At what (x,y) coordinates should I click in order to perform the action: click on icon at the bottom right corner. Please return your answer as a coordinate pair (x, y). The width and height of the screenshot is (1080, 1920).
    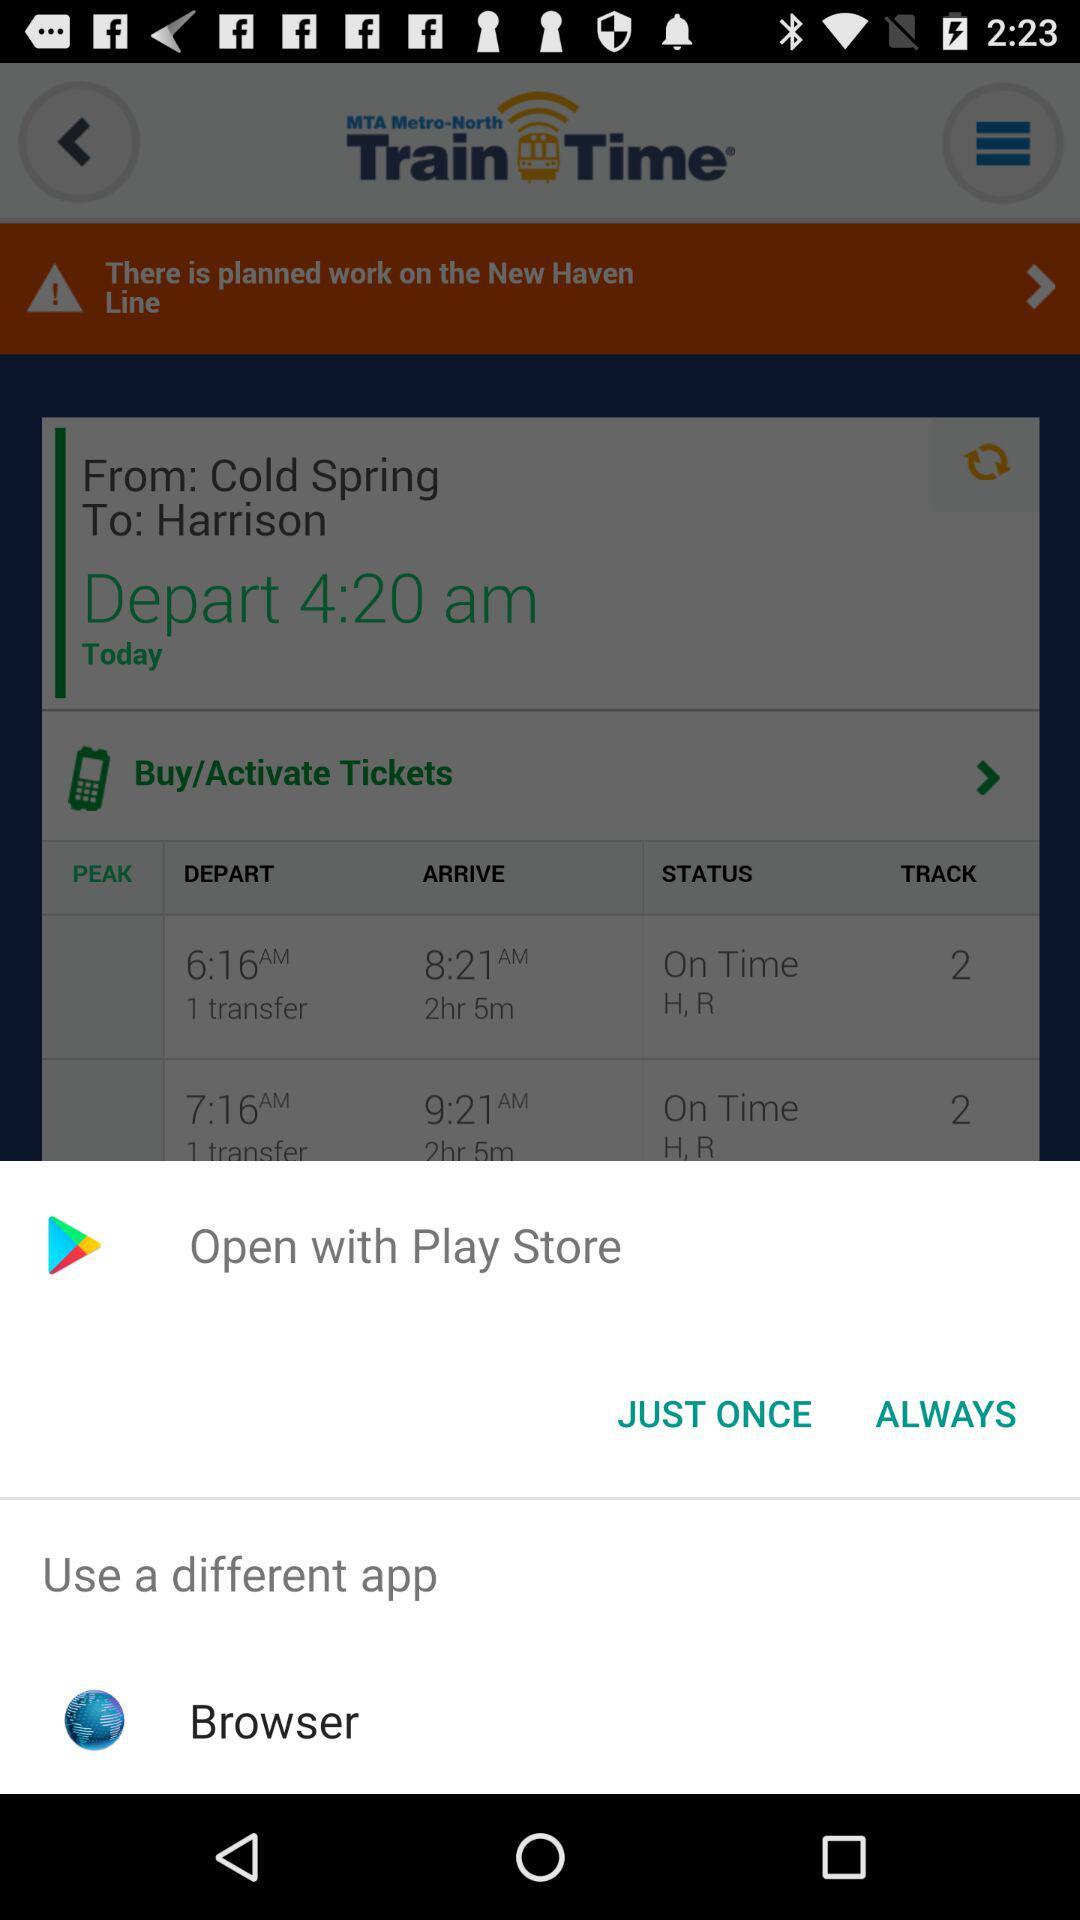
    Looking at the image, I should click on (945, 1411).